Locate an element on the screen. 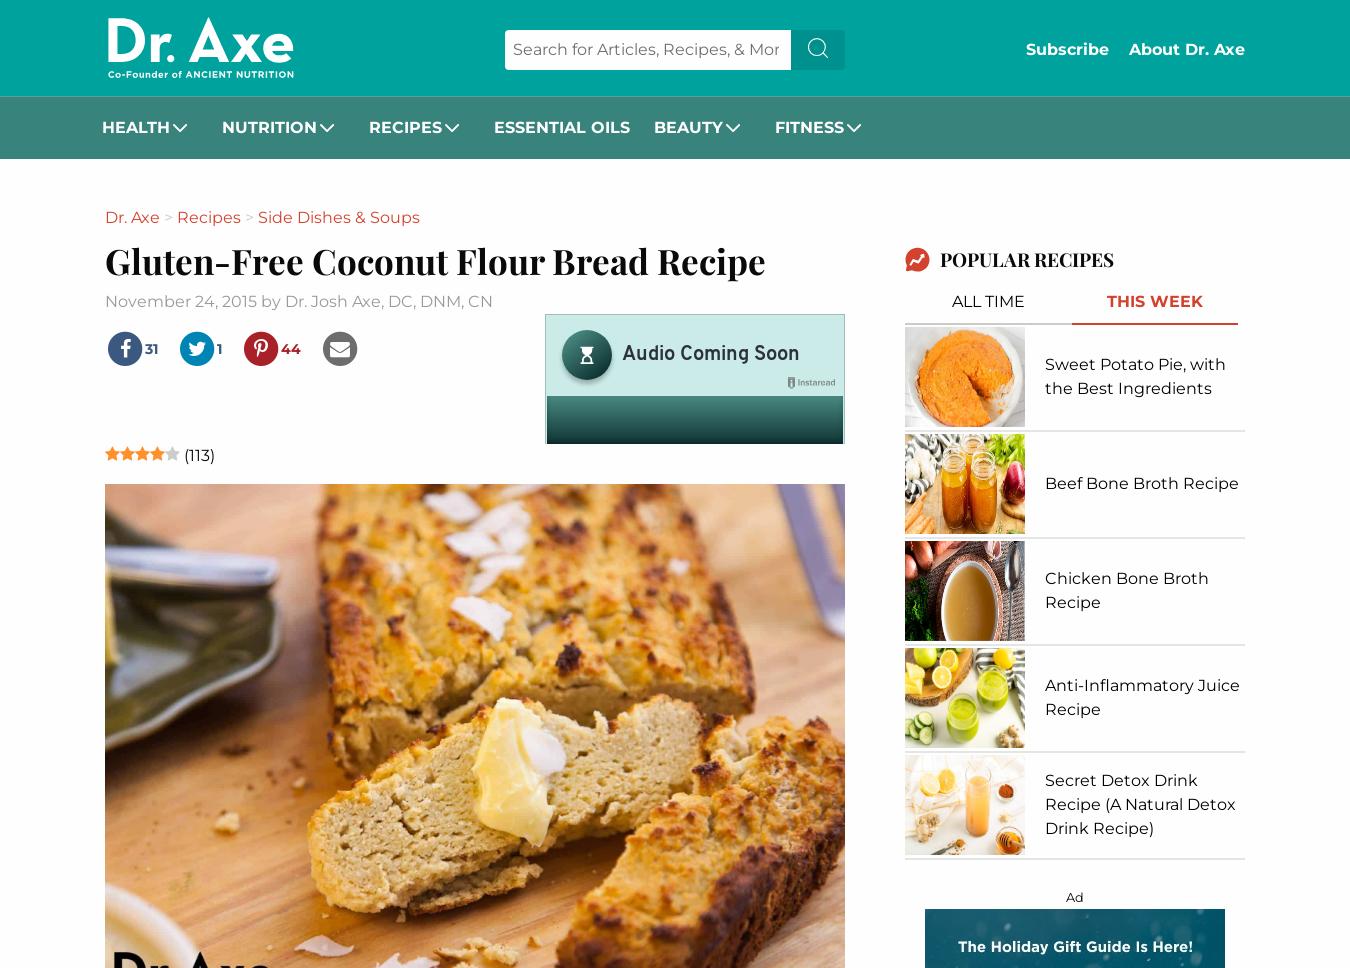 This screenshot has width=1350, height=968. 'Dr. Axe' is located at coordinates (132, 216).